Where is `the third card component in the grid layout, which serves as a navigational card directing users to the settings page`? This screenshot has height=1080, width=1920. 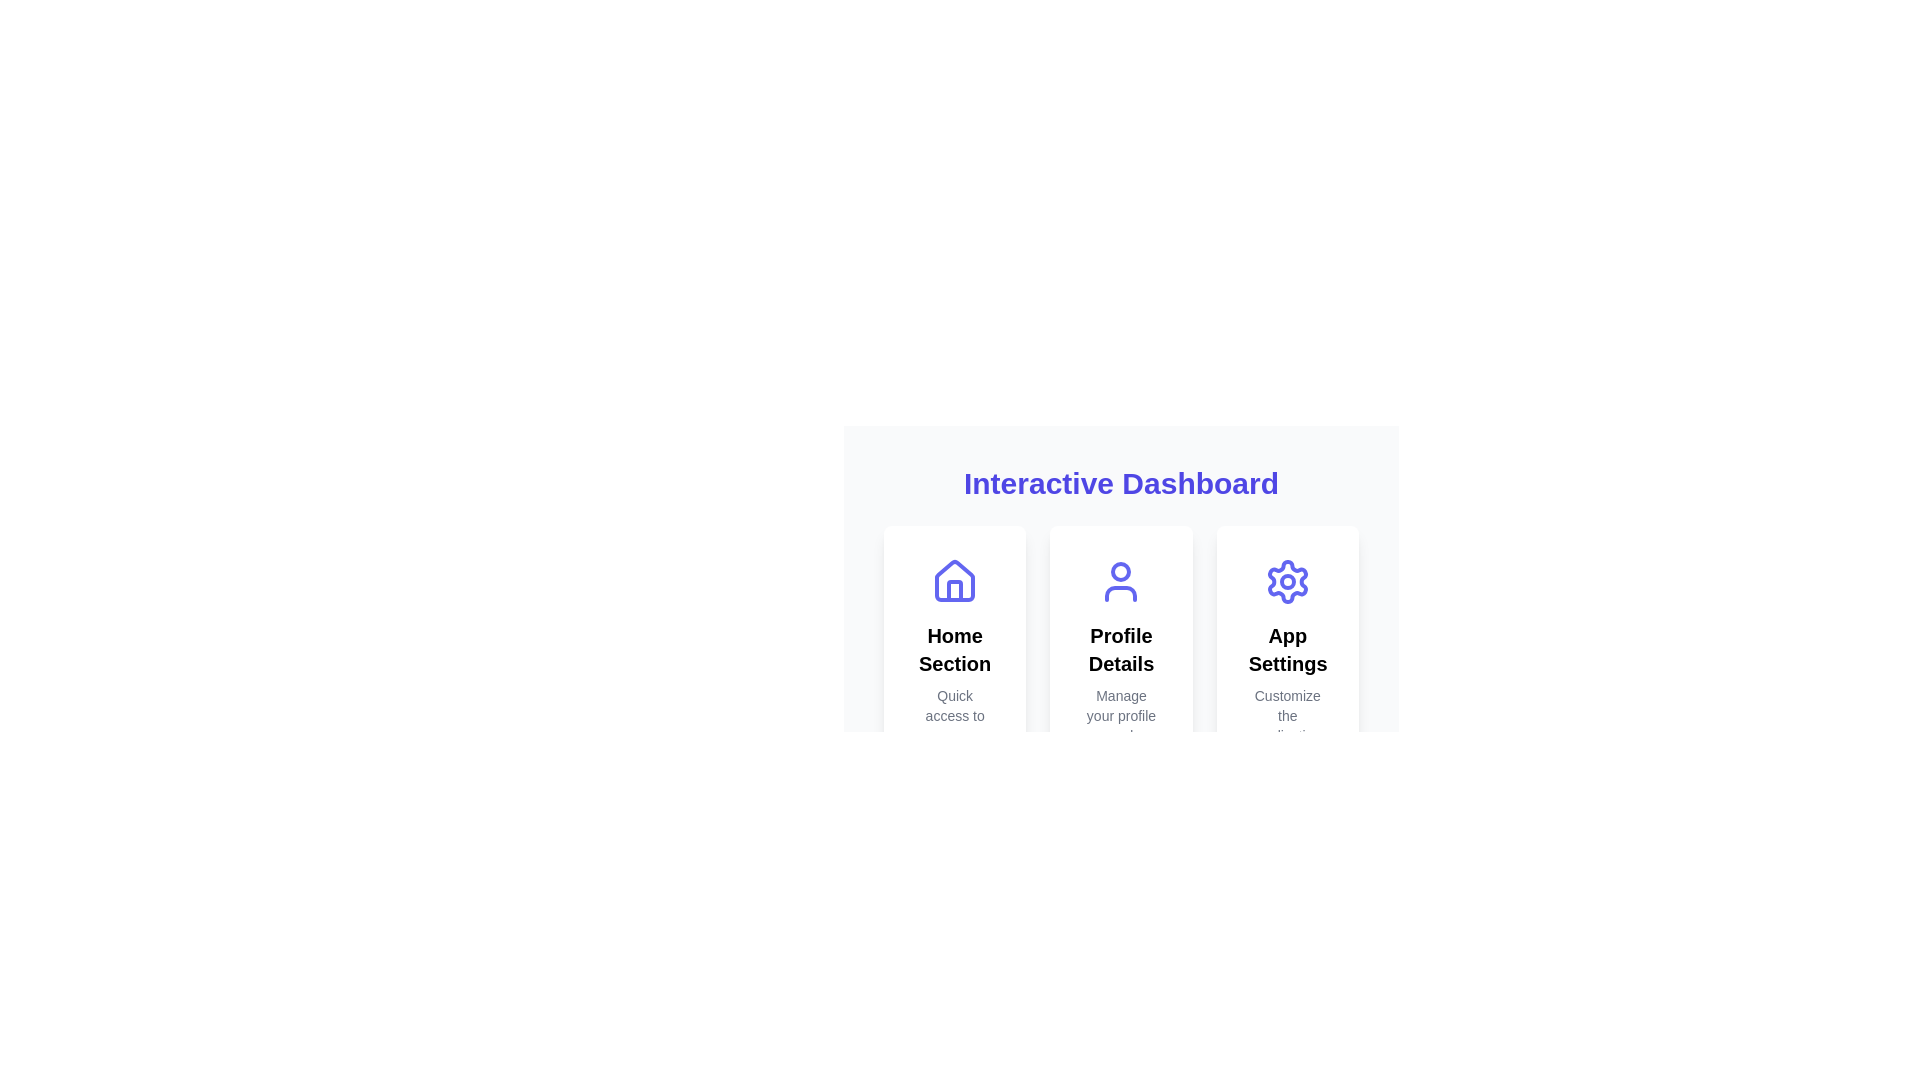 the third card component in the grid layout, which serves as a navigational card directing users to the settings page is located at coordinates (1287, 681).